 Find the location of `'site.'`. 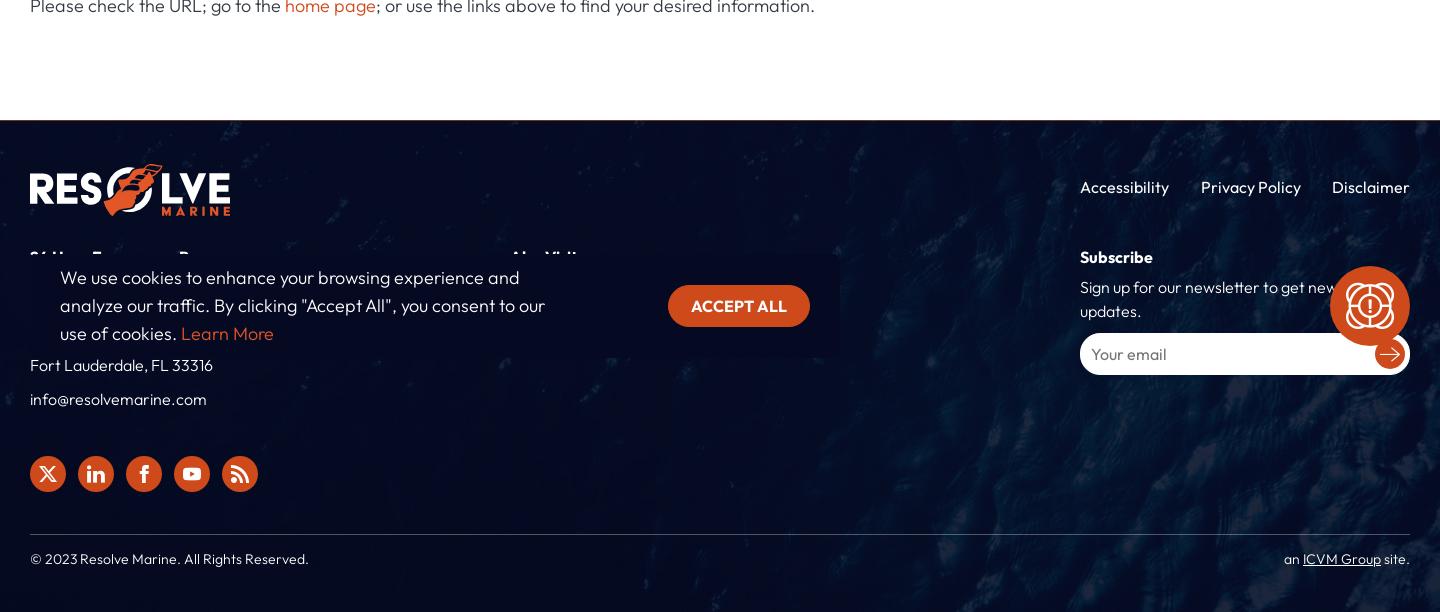

'site.' is located at coordinates (1395, 557).